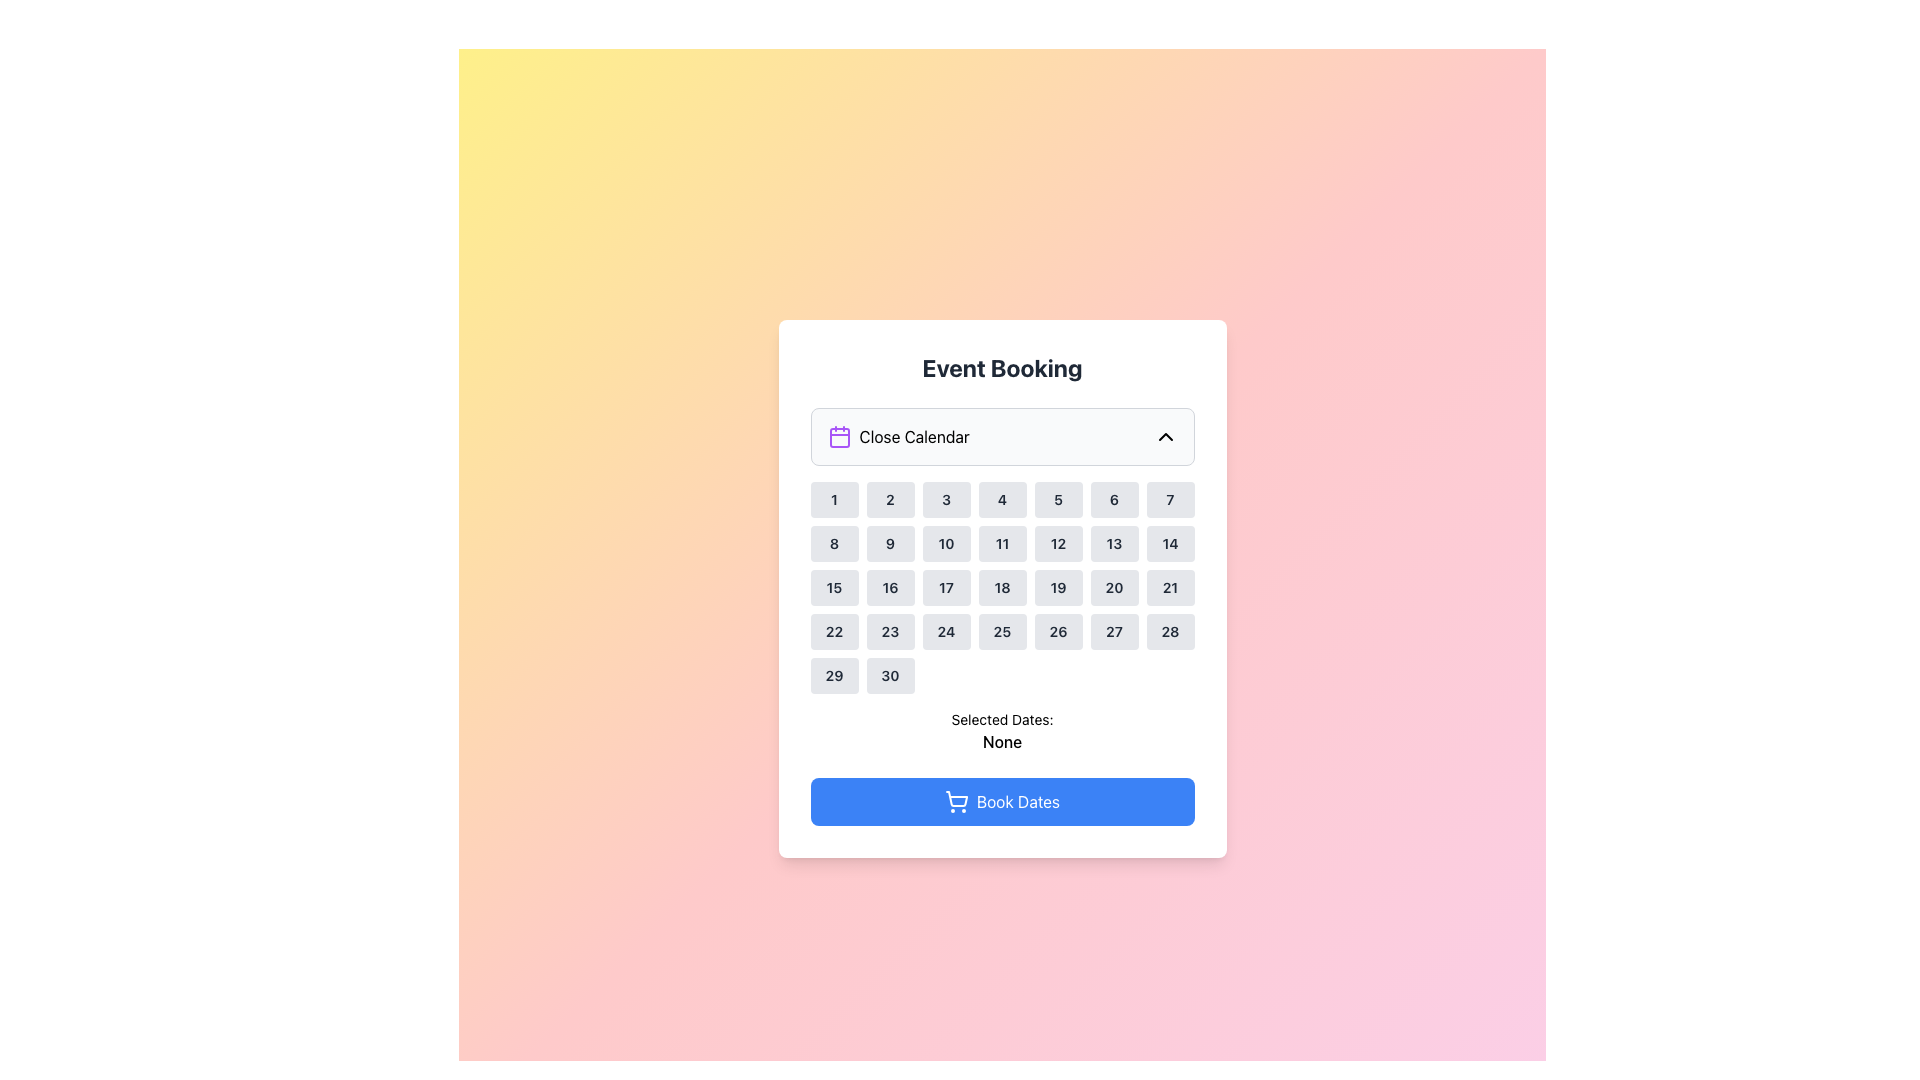  Describe the element at coordinates (955, 801) in the screenshot. I see `the shopping cart icon located within the 'Book Dates' button, which is positioned to the left of the text 'Book Dates'` at that location.